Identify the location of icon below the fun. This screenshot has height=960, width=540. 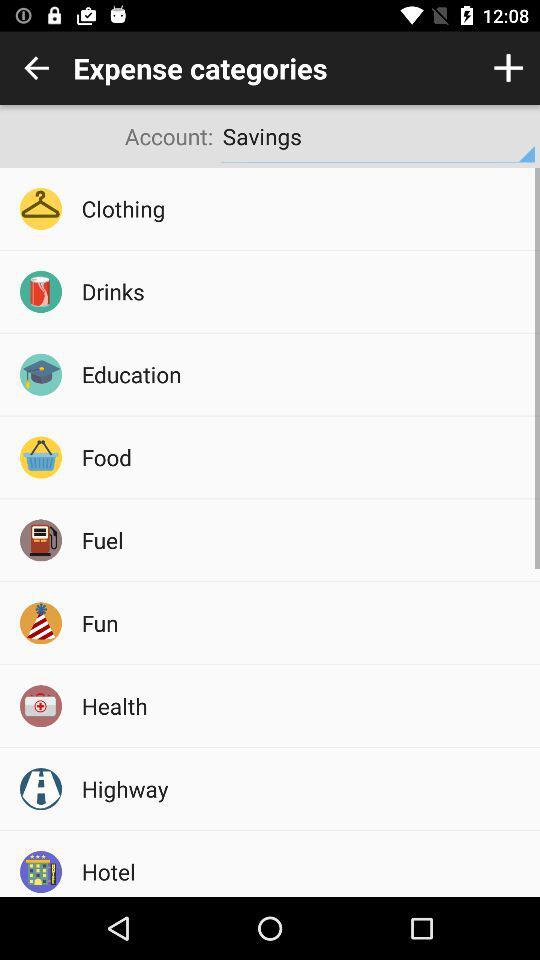
(303, 705).